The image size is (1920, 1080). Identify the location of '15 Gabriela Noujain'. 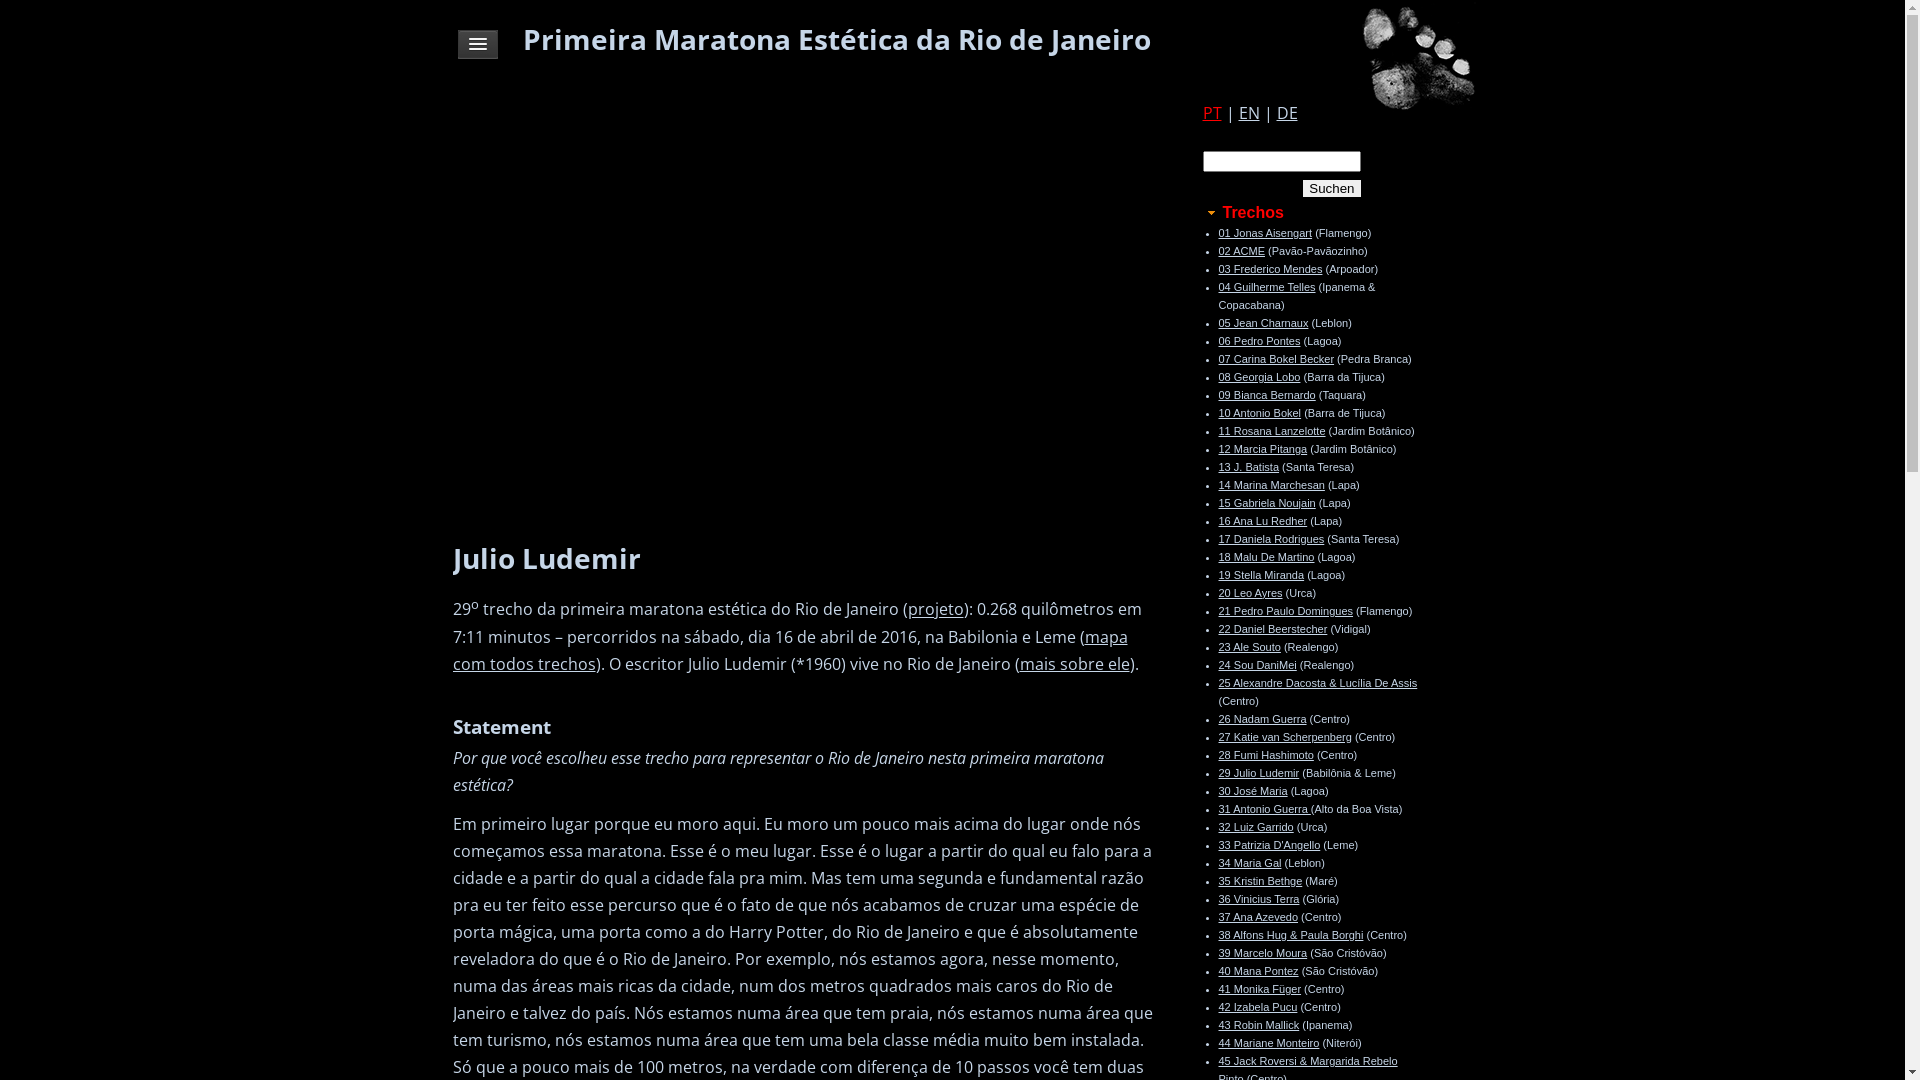
(1265, 501).